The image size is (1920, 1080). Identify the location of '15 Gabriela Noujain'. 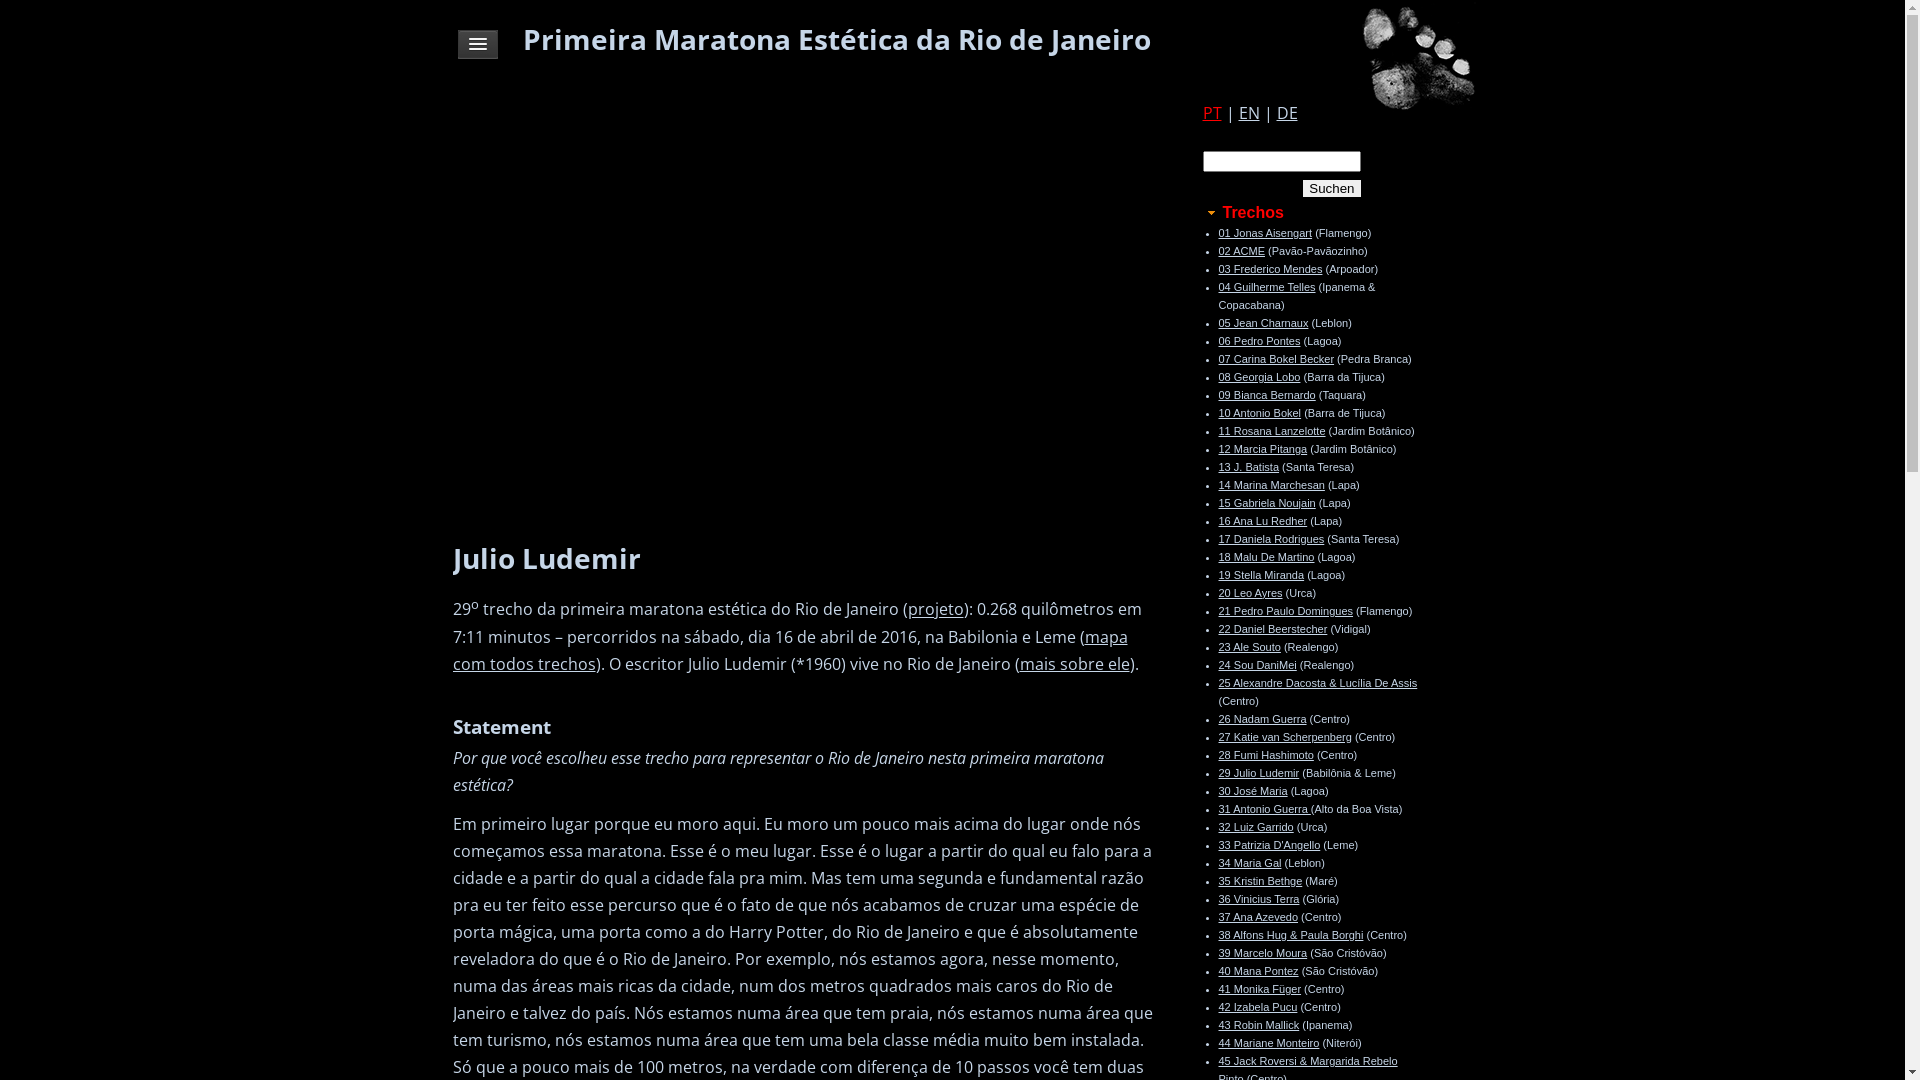
(1265, 501).